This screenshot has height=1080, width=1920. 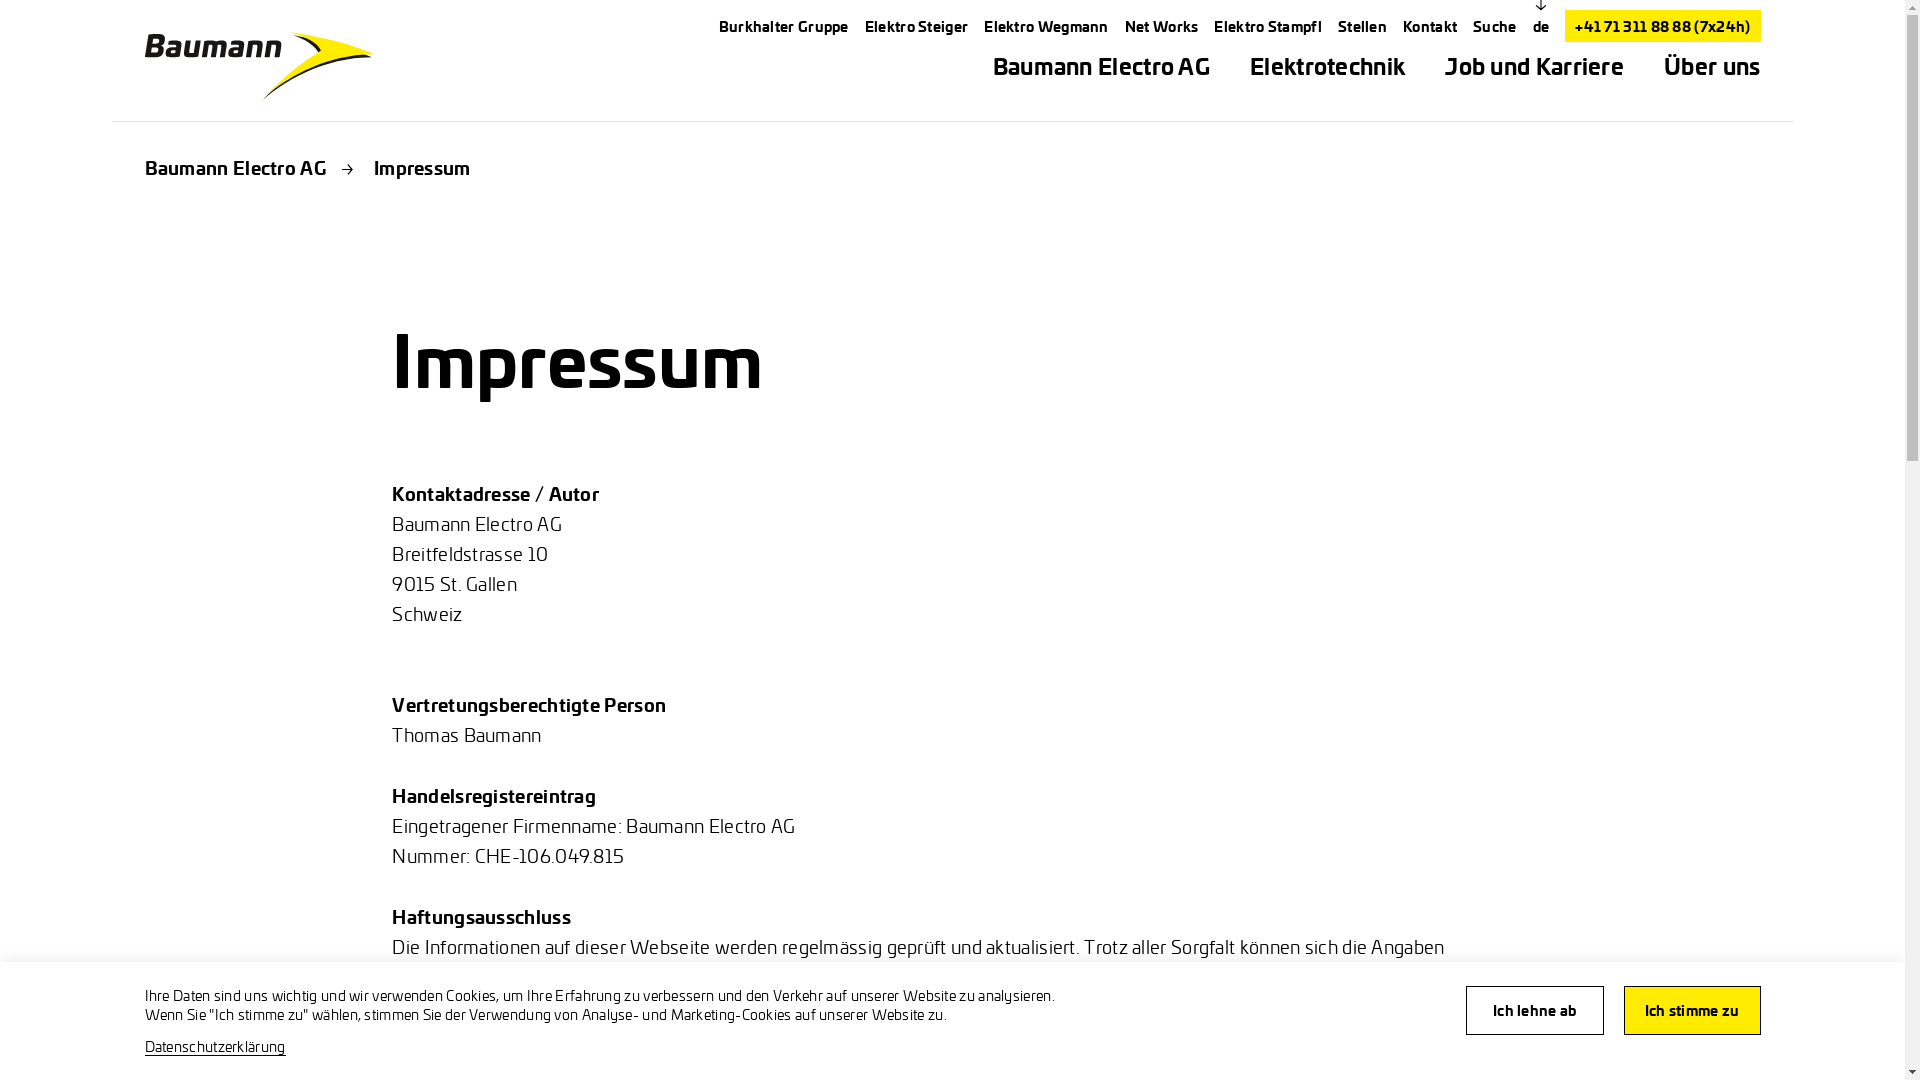 What do you see at coordinates (1266, 26) in the screenshot?
I see `'Elektro Stampfl'` at bounding box center [1266, 26].